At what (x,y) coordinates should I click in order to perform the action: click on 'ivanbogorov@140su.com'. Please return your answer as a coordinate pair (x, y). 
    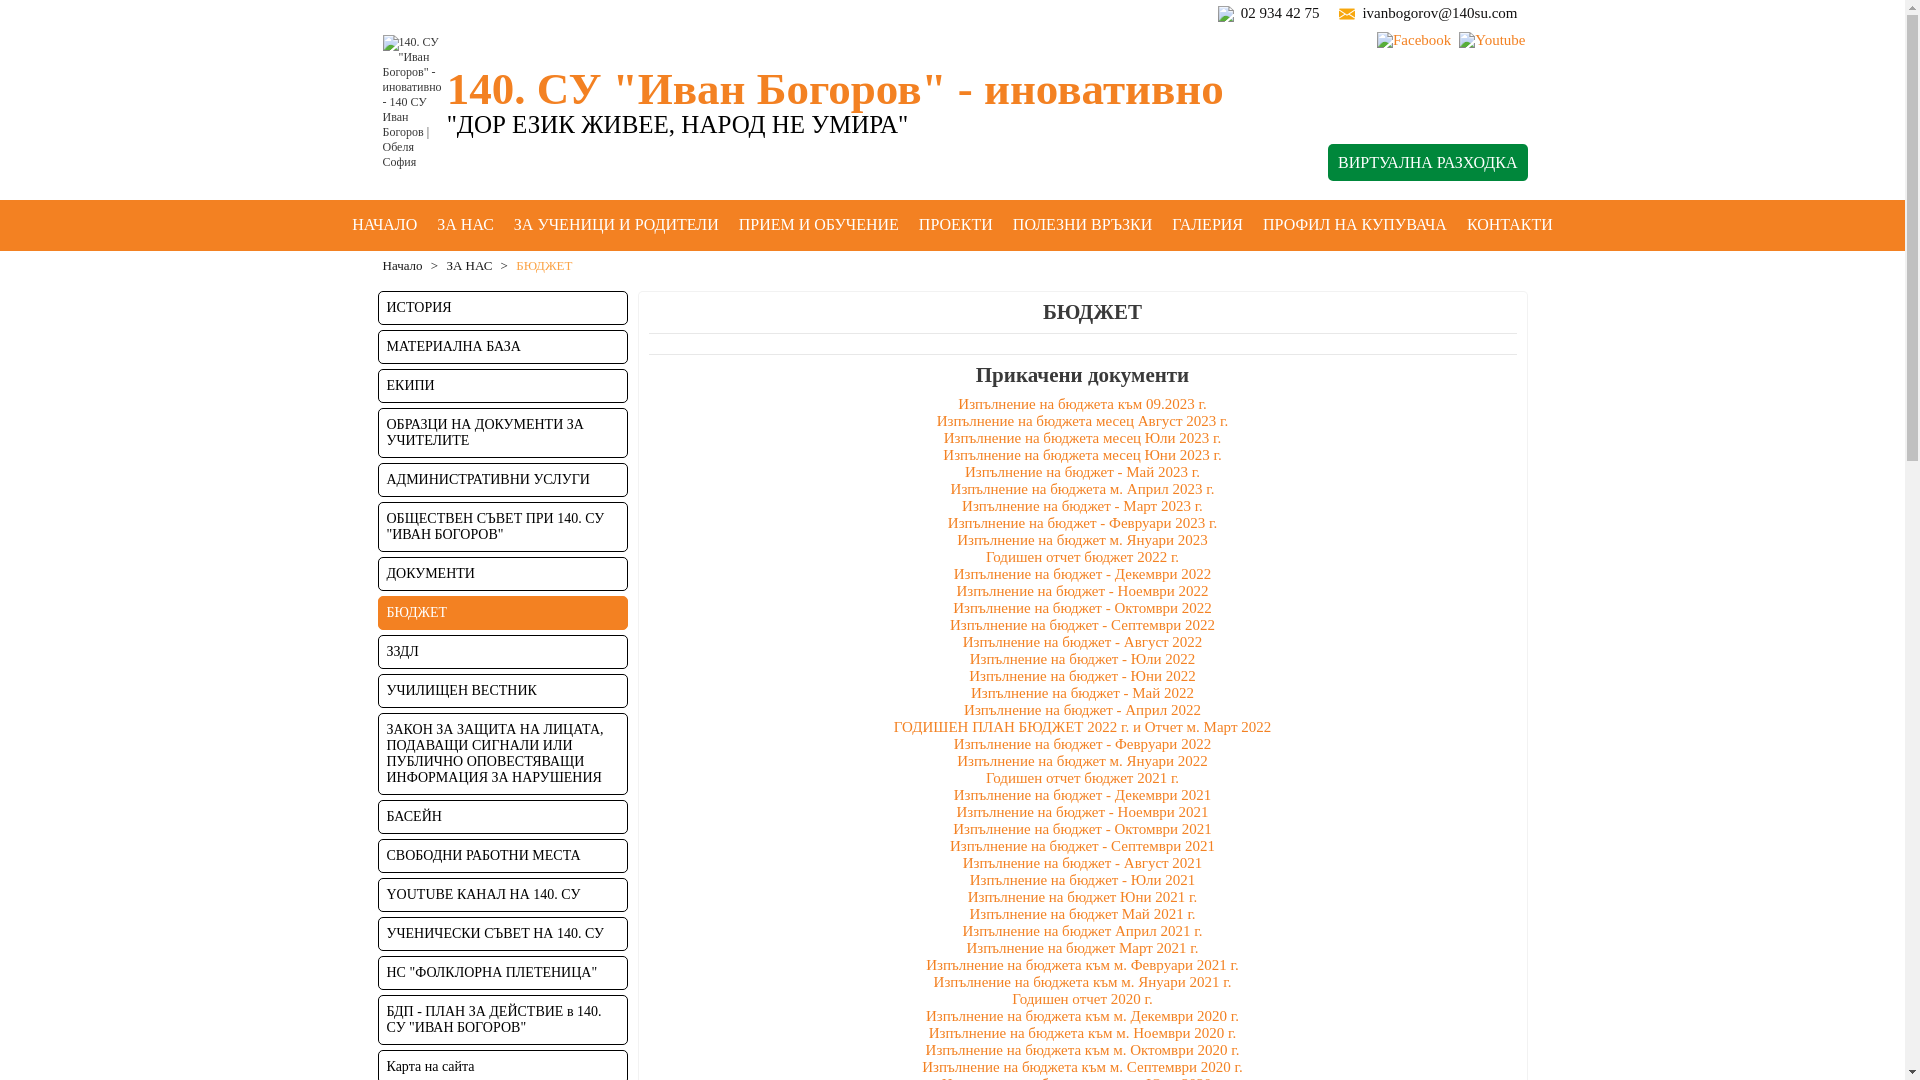
    Looking at the image, I should click on (1438, 12).